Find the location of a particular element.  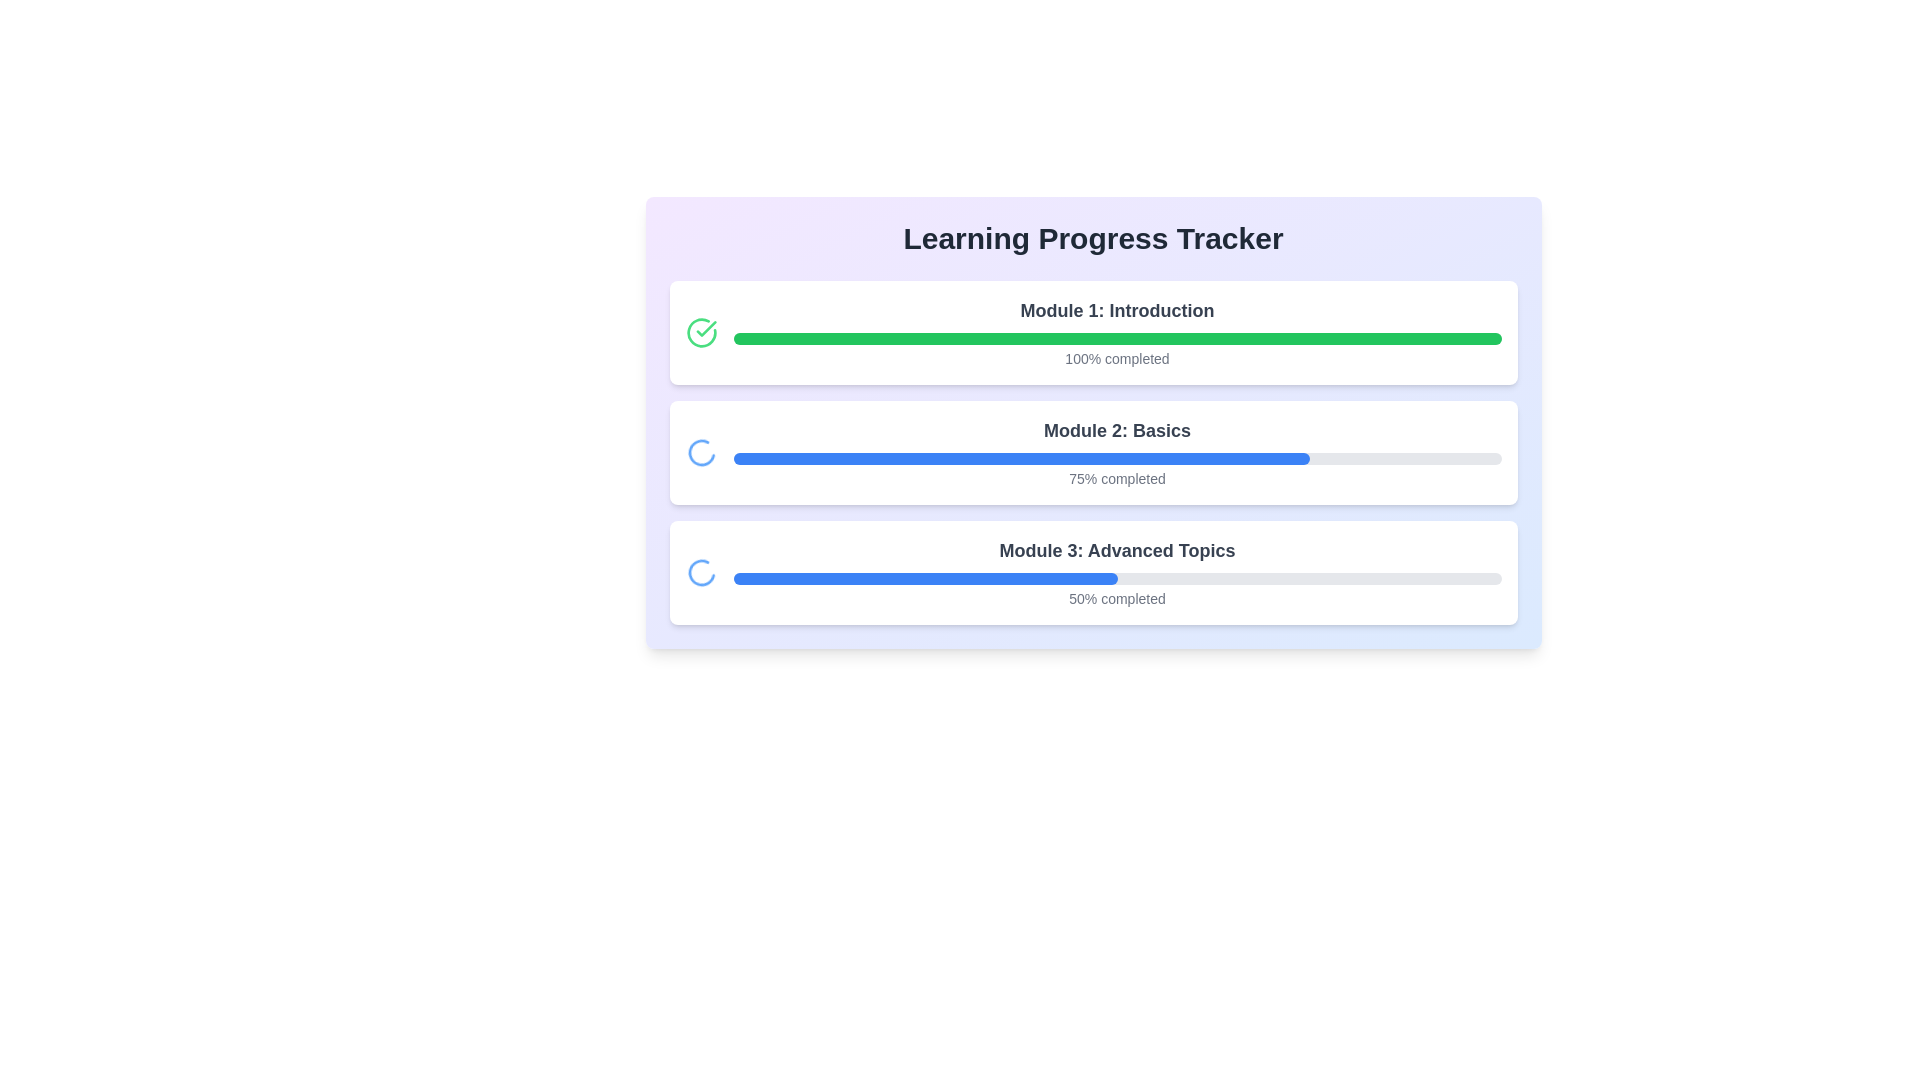

the visual state of the blue progress bar indicator, which is horizontally elongated with rounded ends, located between the text 'Module 2: Basics' and '75% completed', to understand the current progress is located at coordinates (1021, 459).